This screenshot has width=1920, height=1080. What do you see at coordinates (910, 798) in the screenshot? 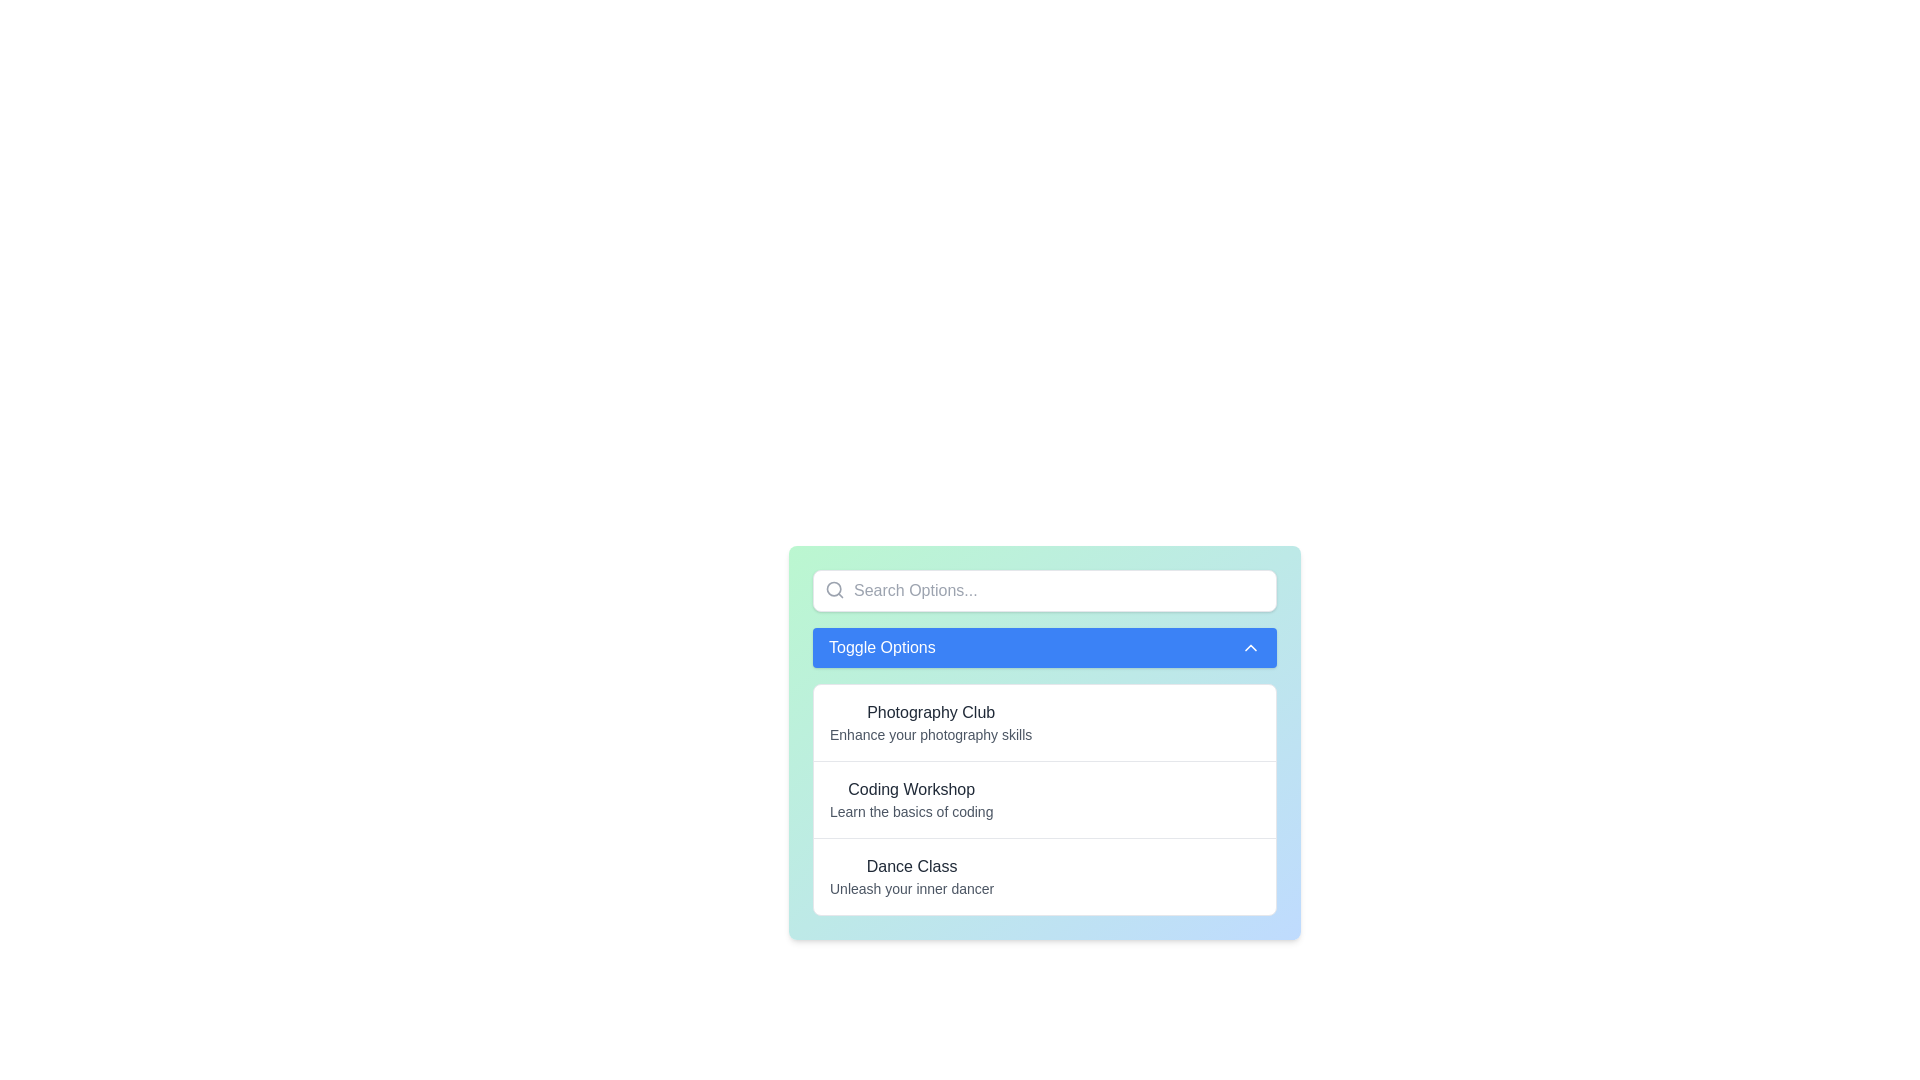
I see `the second list item with descriptive text in the interactive dropdown menu` at bounding box center [910, 798].